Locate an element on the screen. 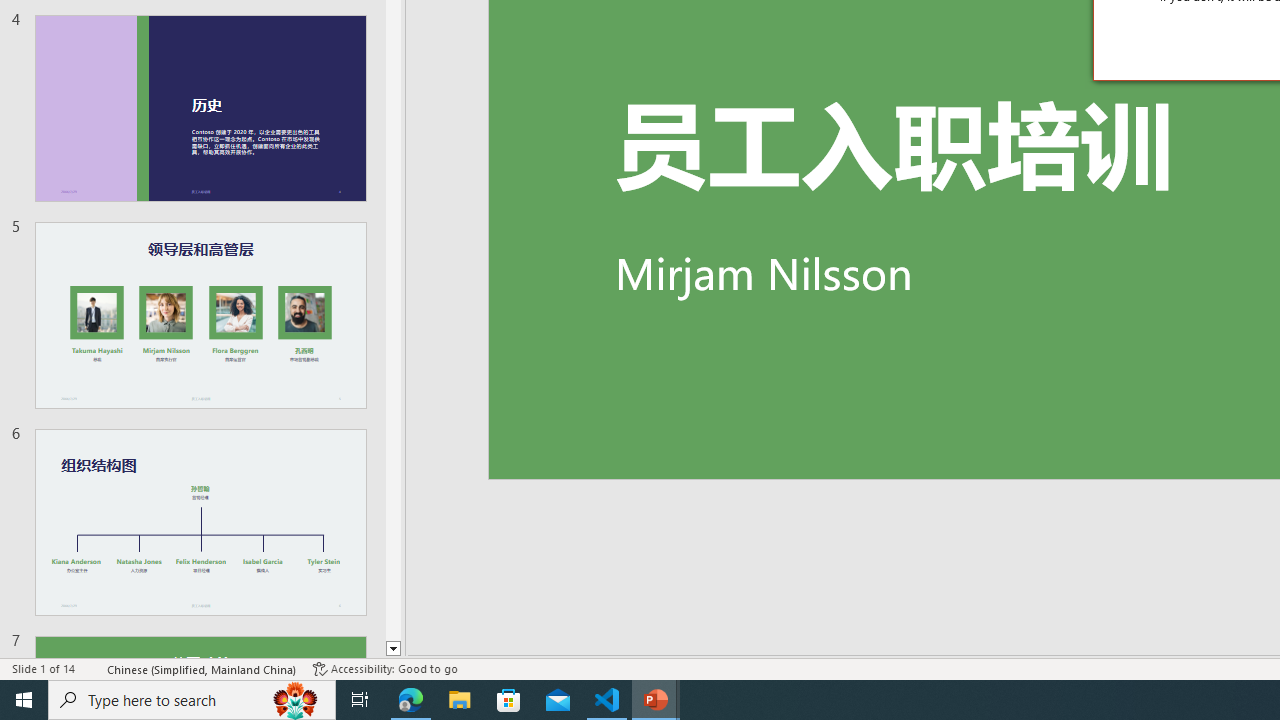 Image resolution: width=1280 pixels, height=720 pixels. 'Spell Check ' is located at coordinates (91, 669).